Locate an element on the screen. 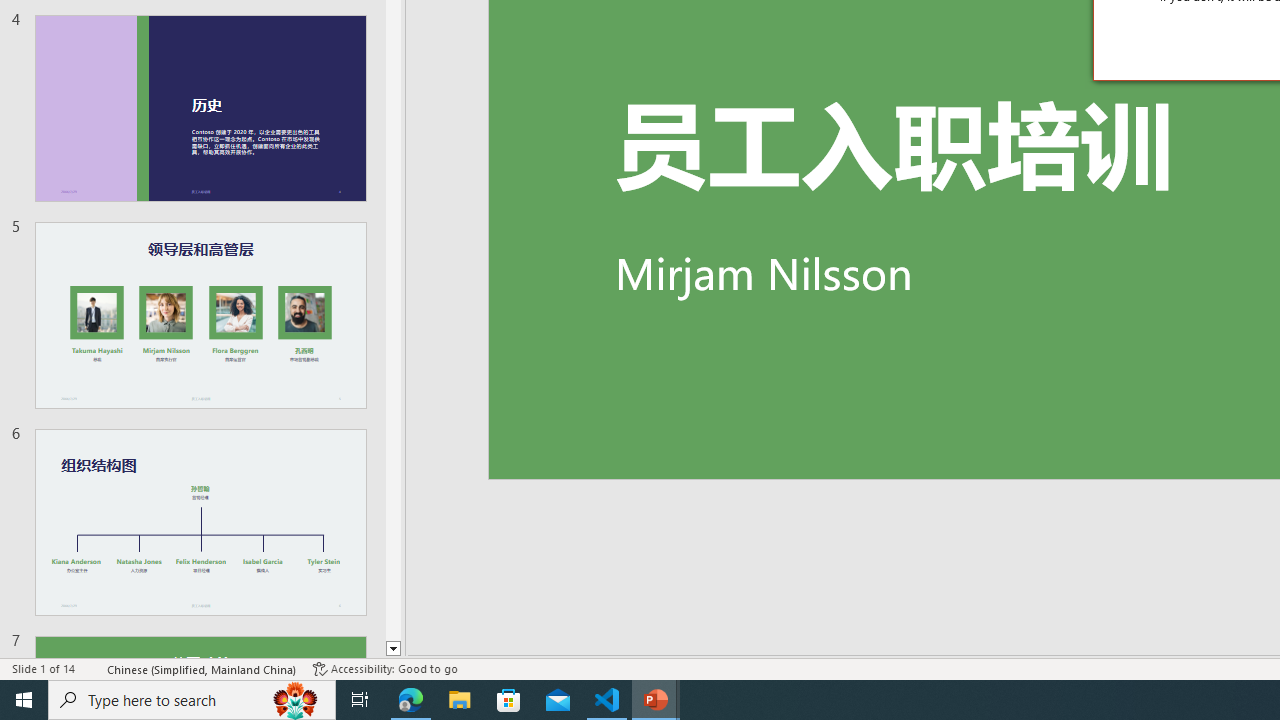 Image resolution: width=1280 pixels, height=720 pixels. 'Spell Check ' is located at coordinates (91, 669).